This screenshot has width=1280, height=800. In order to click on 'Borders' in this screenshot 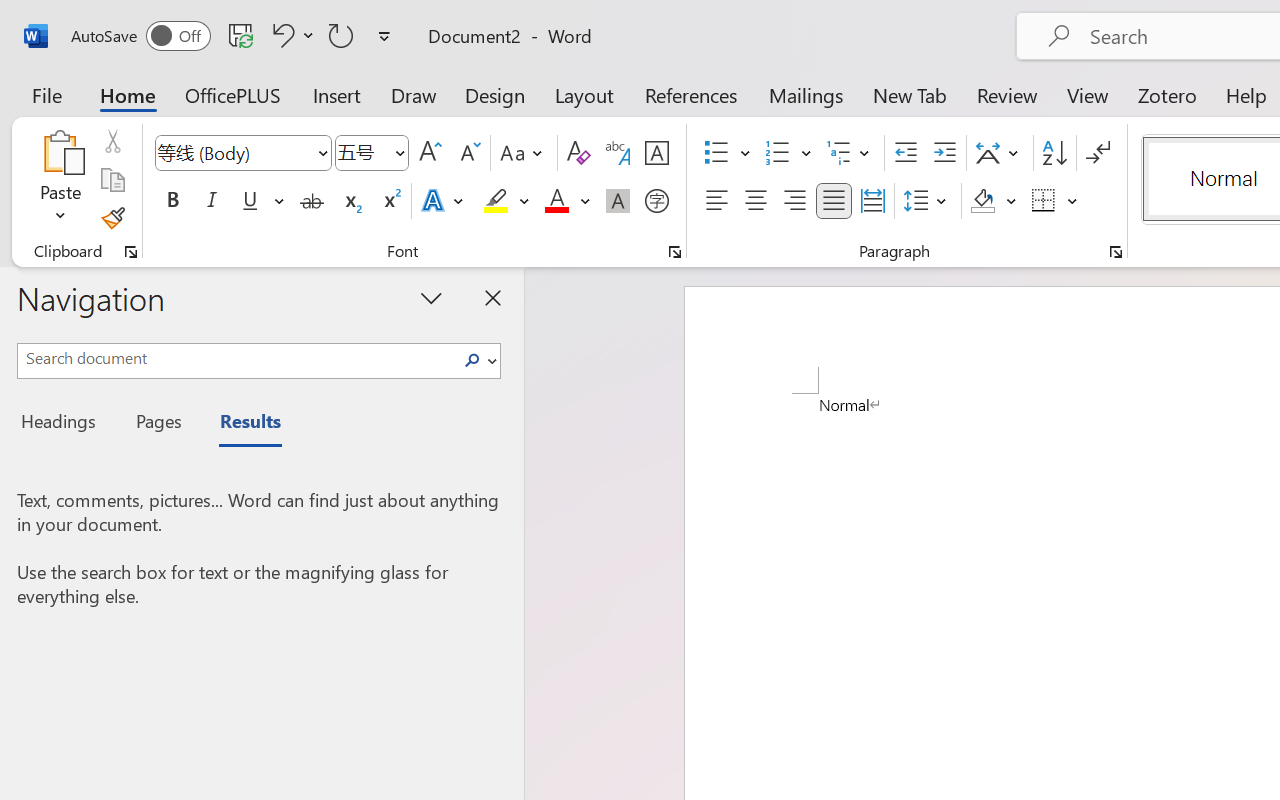, I will do `click(1043, 201)`.